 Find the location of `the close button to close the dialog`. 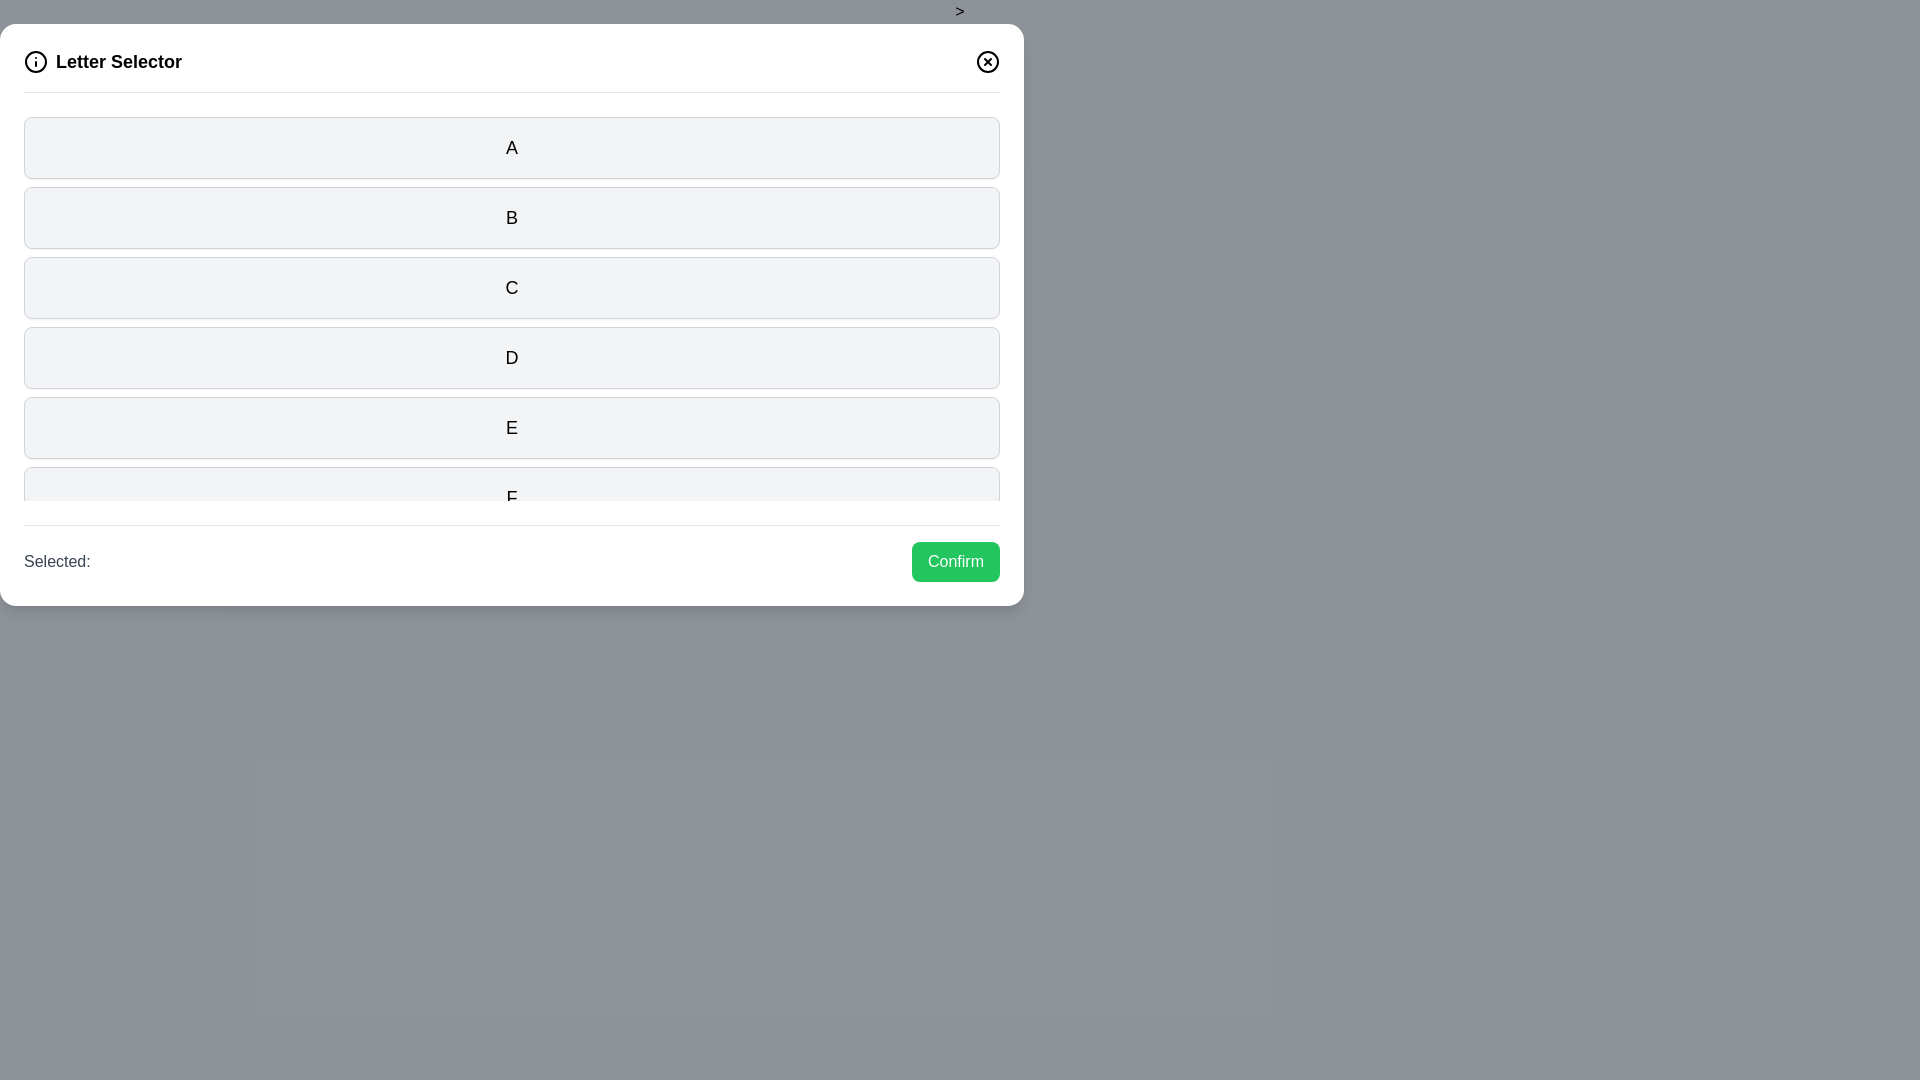

the close button to close the dialog is located at coordinates (988, 60).